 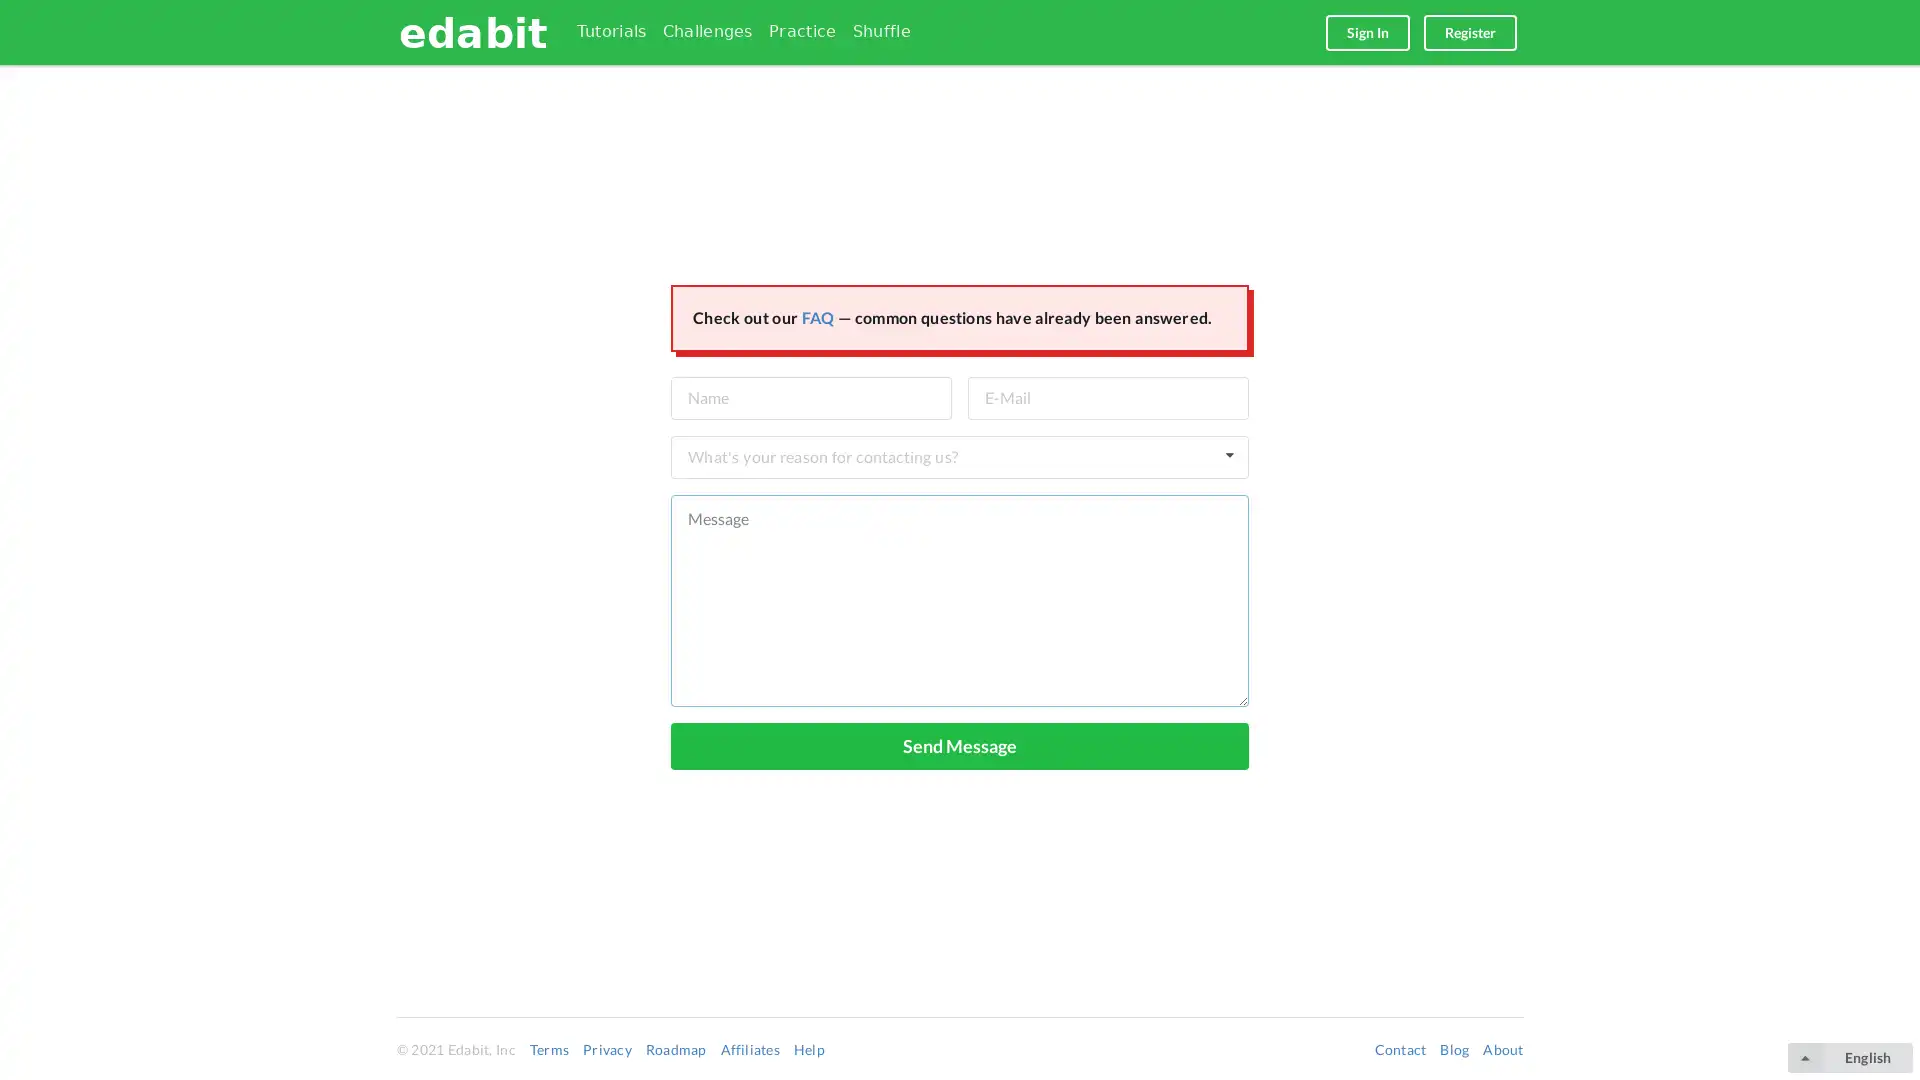 What do you see at coordinates (1366, 31) in the screenshot?
I see `Sign In` at bounding box center [1366, 31].